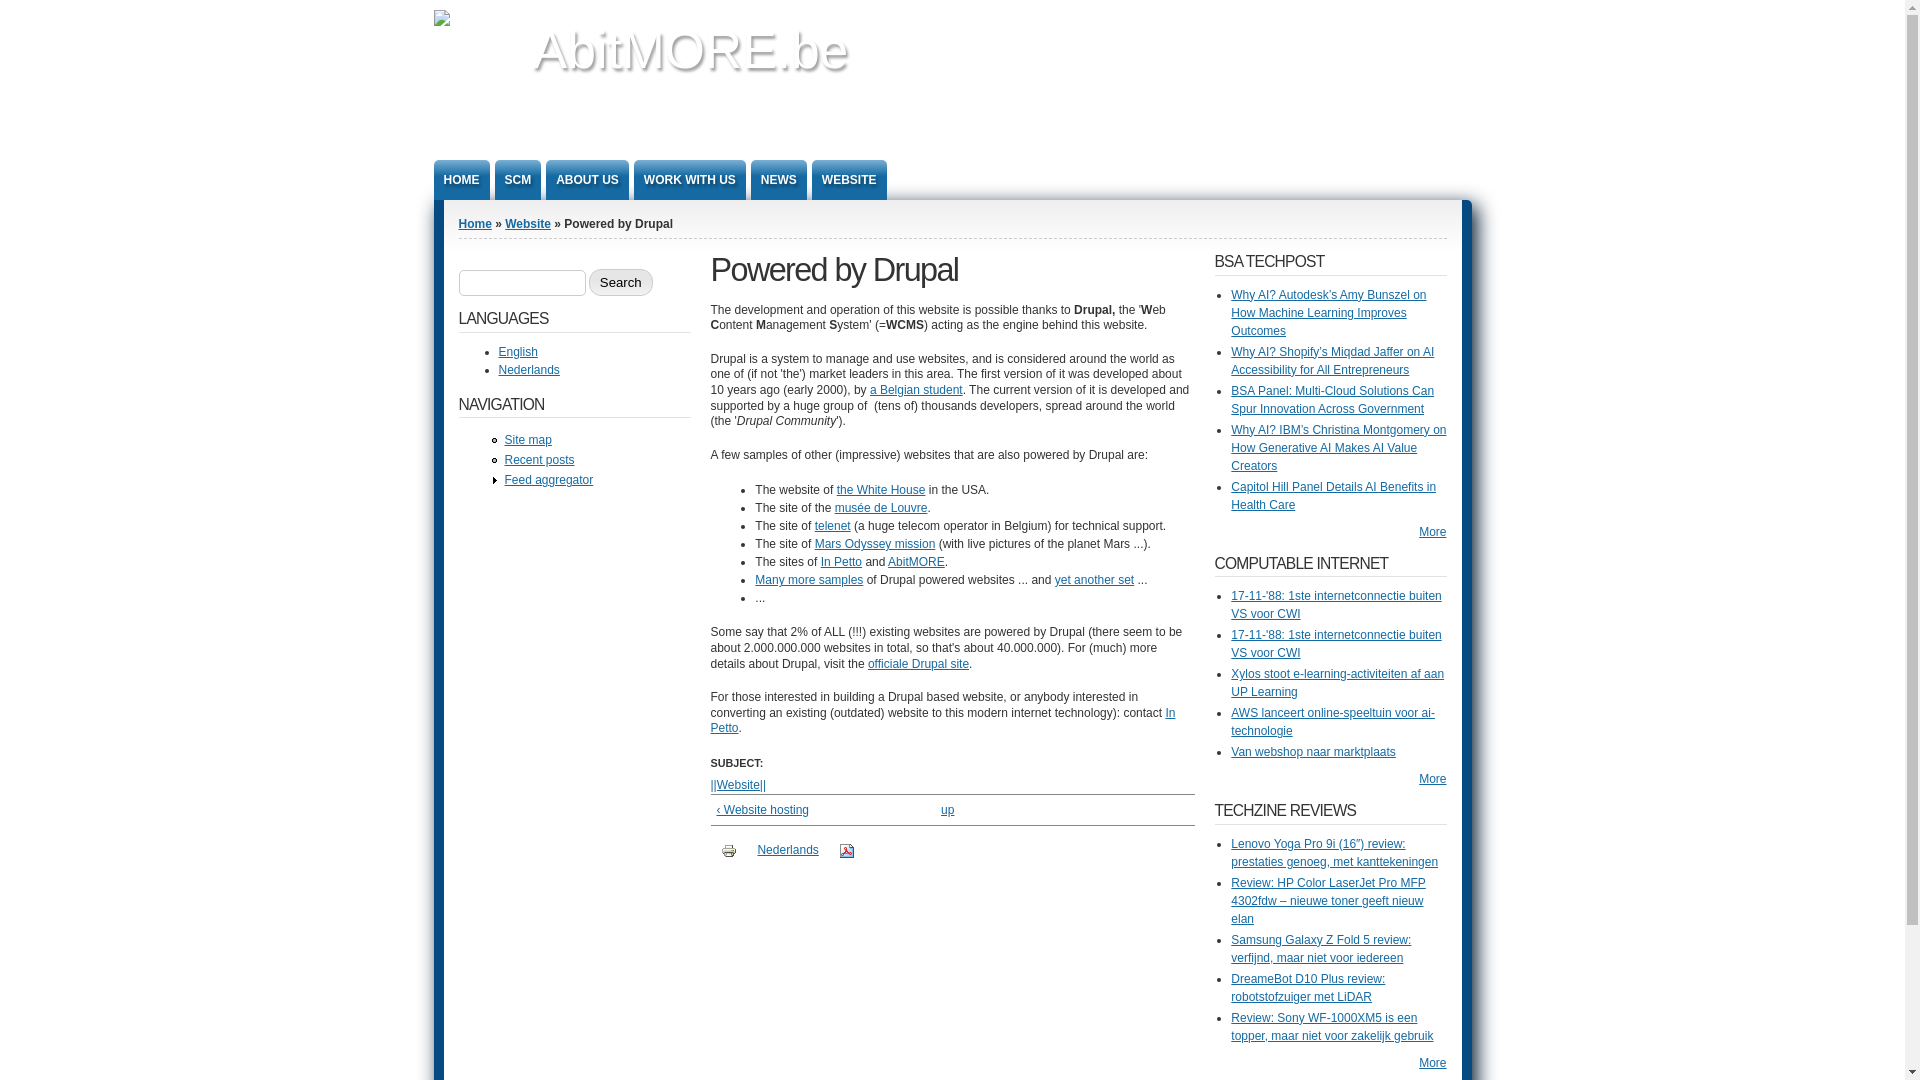 The image size is (1920, 1080). I want to click on 'ABOUT US', so click(586, 180).